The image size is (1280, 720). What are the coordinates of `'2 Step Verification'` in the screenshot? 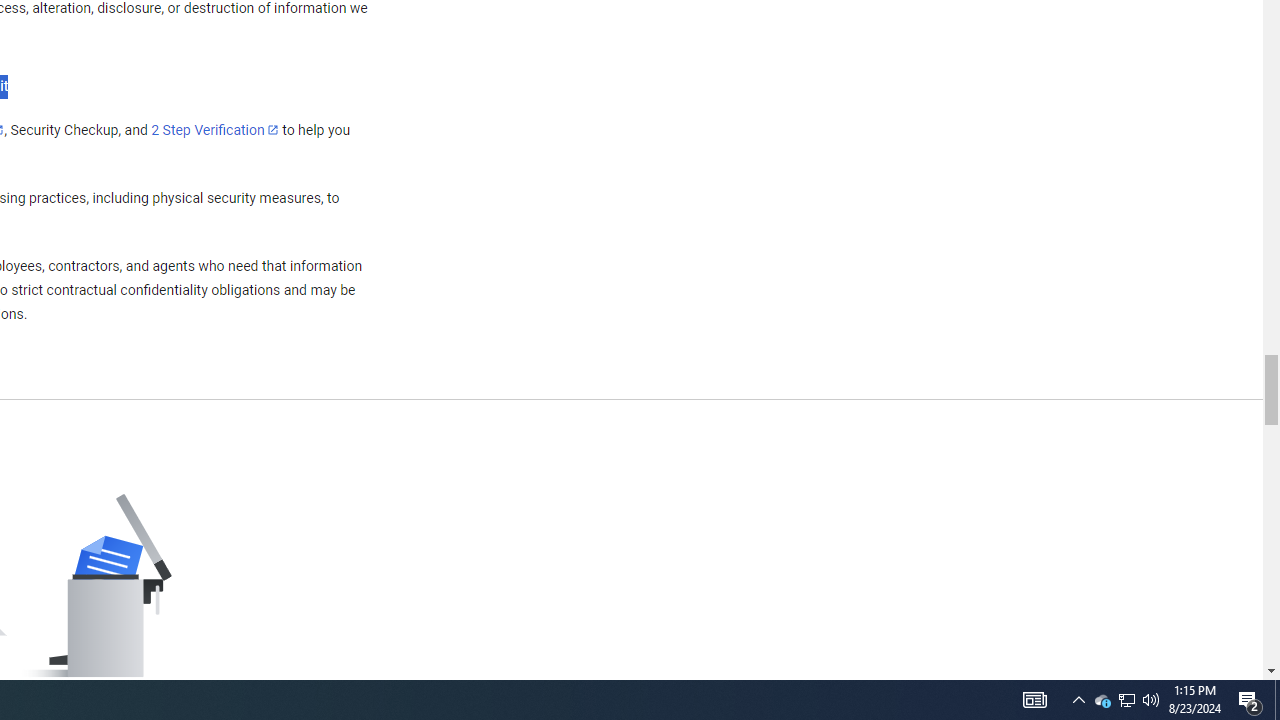 It's located at (215, 129).